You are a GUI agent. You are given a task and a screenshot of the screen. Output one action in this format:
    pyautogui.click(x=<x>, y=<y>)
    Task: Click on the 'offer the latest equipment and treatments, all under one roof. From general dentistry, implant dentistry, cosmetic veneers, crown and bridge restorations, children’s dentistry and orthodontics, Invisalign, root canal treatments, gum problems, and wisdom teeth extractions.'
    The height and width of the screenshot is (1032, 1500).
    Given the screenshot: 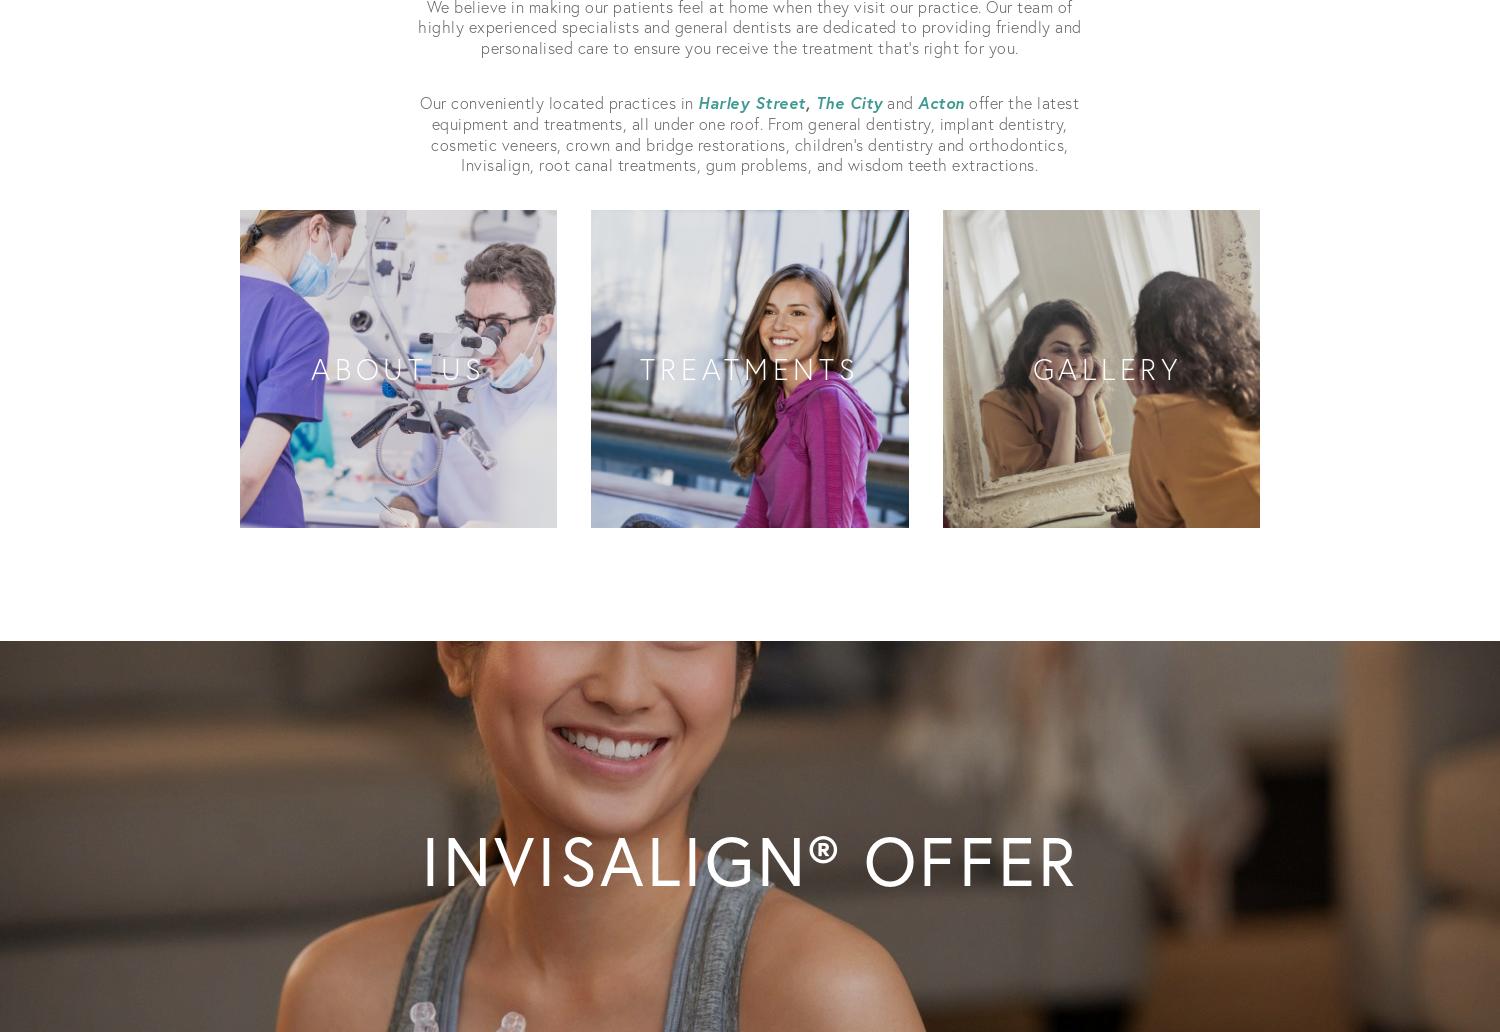 What is the action you would take?
    pyautogui.click(x=757, y=132)
    